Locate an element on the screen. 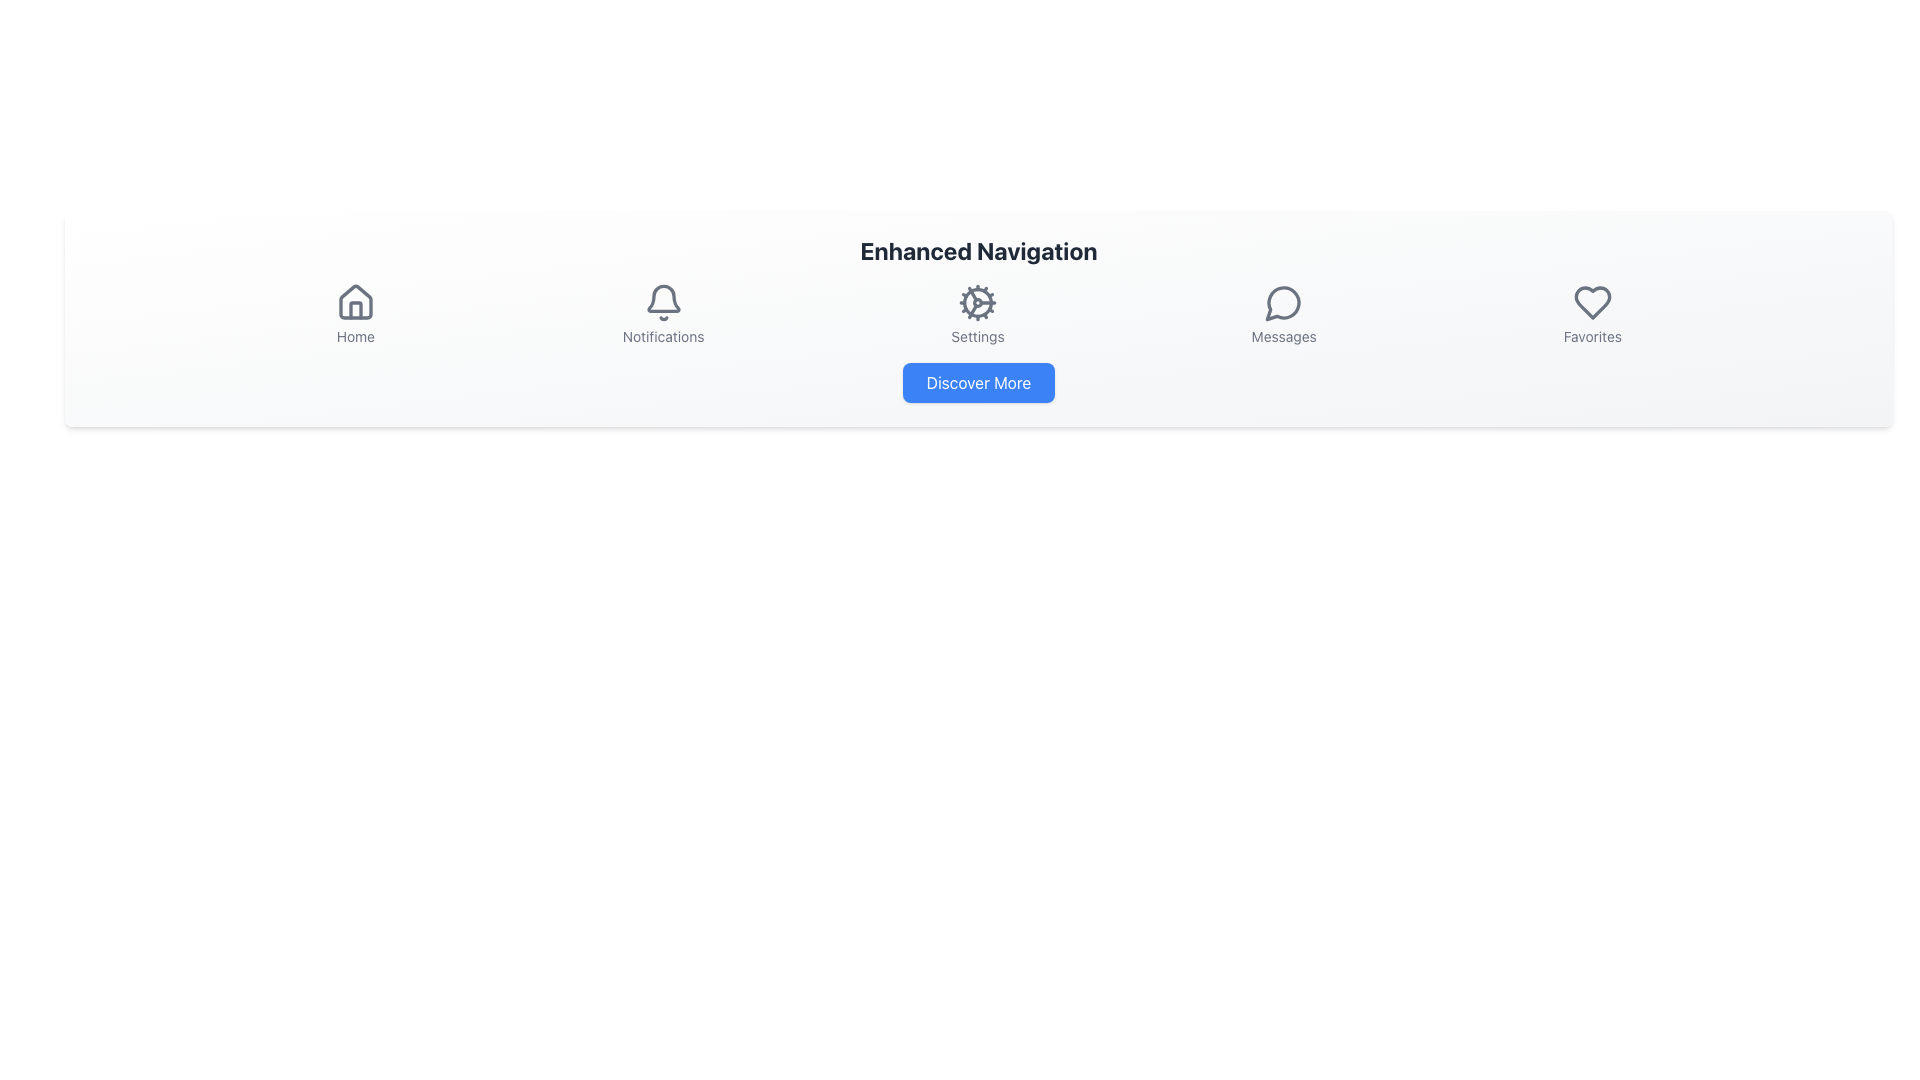 The width and height of the screenshot is (1920, 1080). the 'Settings' icon, which is located at the center of the circular cogwheel graphic representing configuration options is located at coordinates (978, 303).